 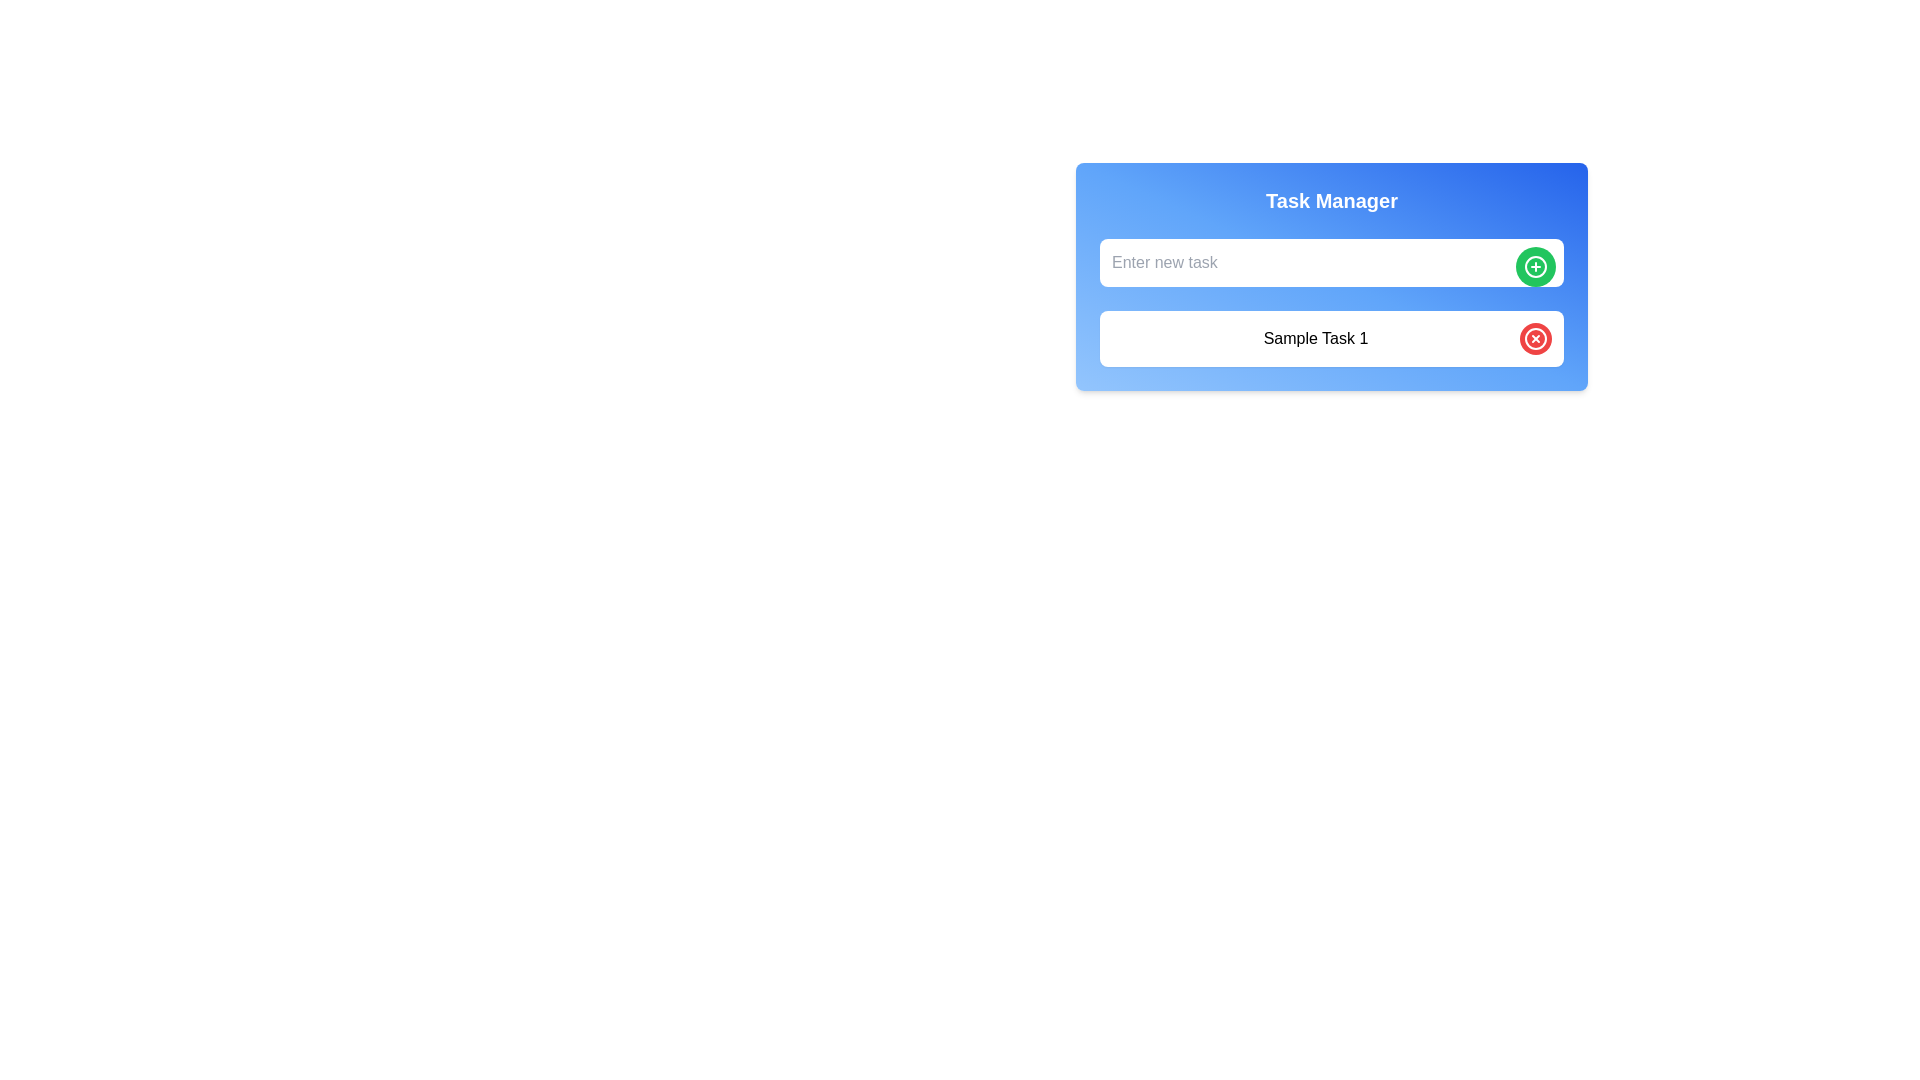 I want to click on the red circular button with a white border and an 'X' icon, so click(x=1535, y=338).